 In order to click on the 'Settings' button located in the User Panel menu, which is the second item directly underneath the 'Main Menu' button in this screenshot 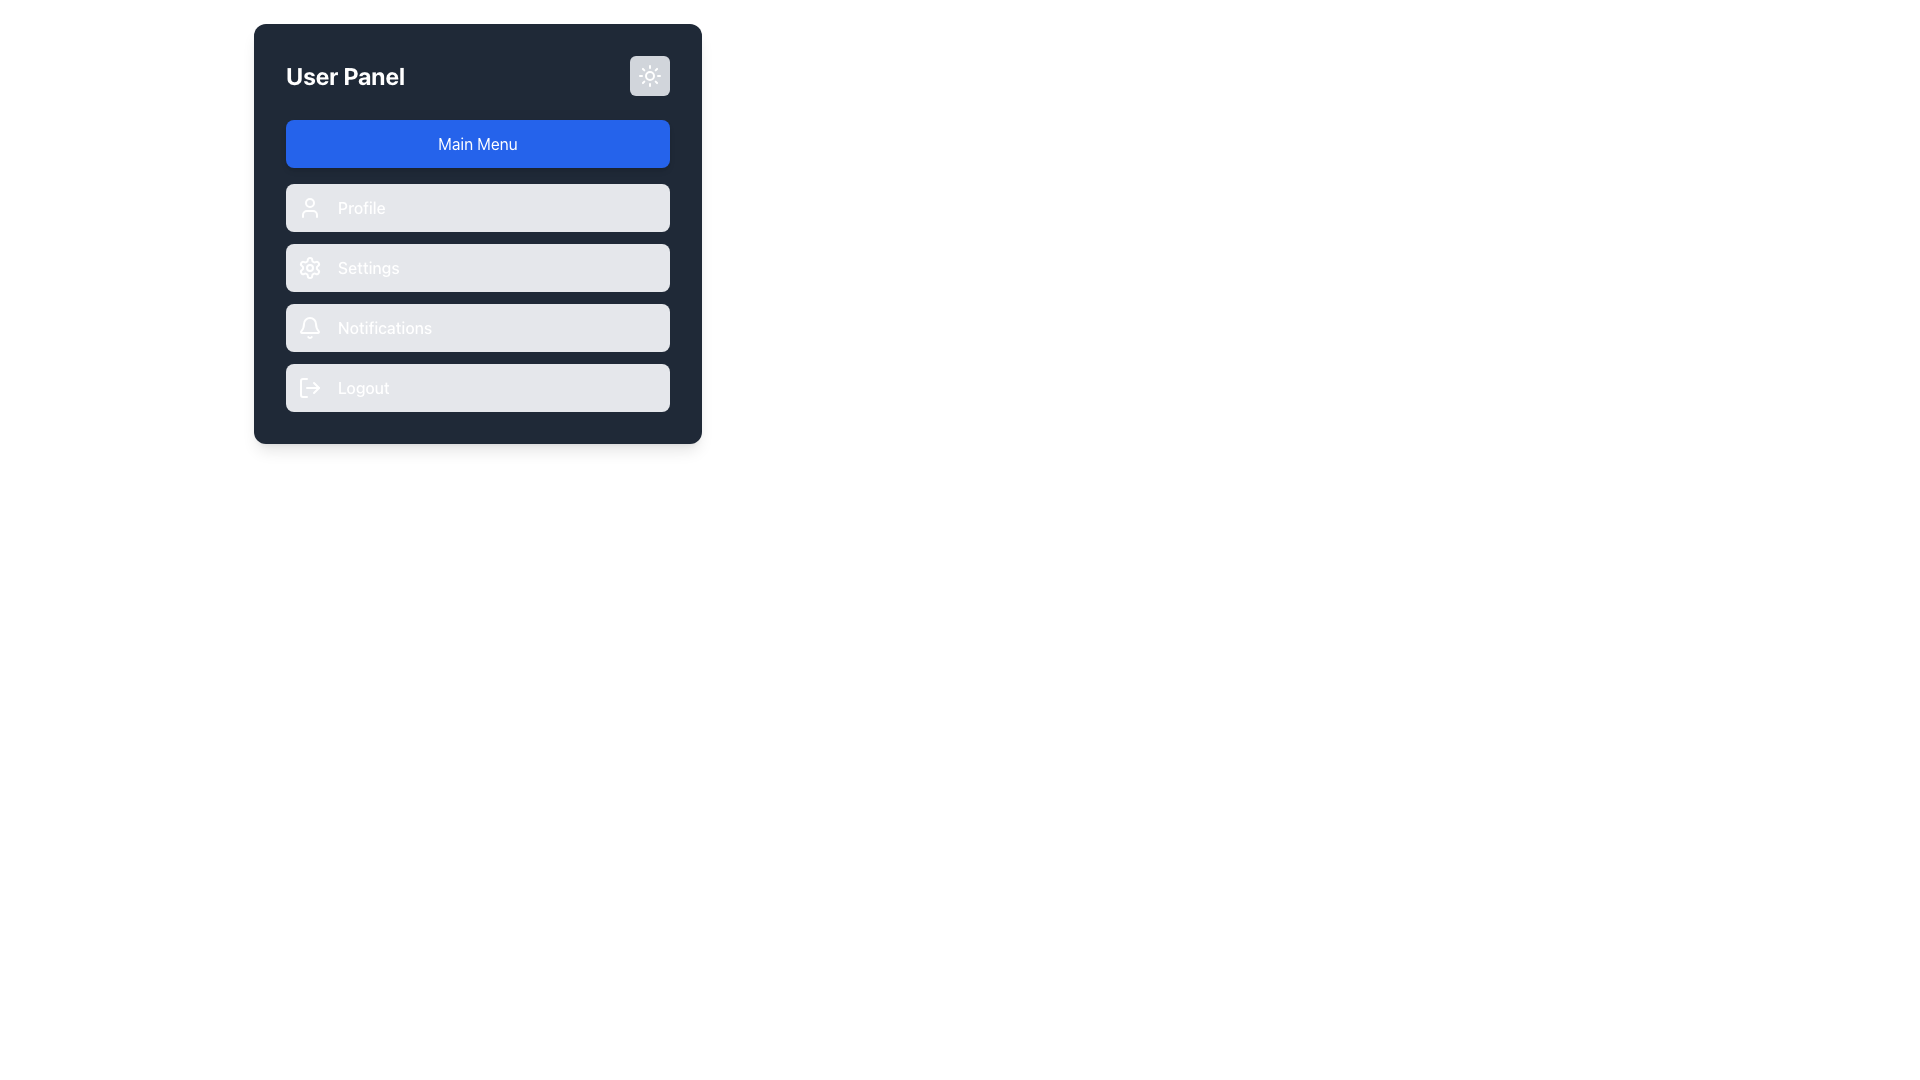, I will do `click(477, 297)`.